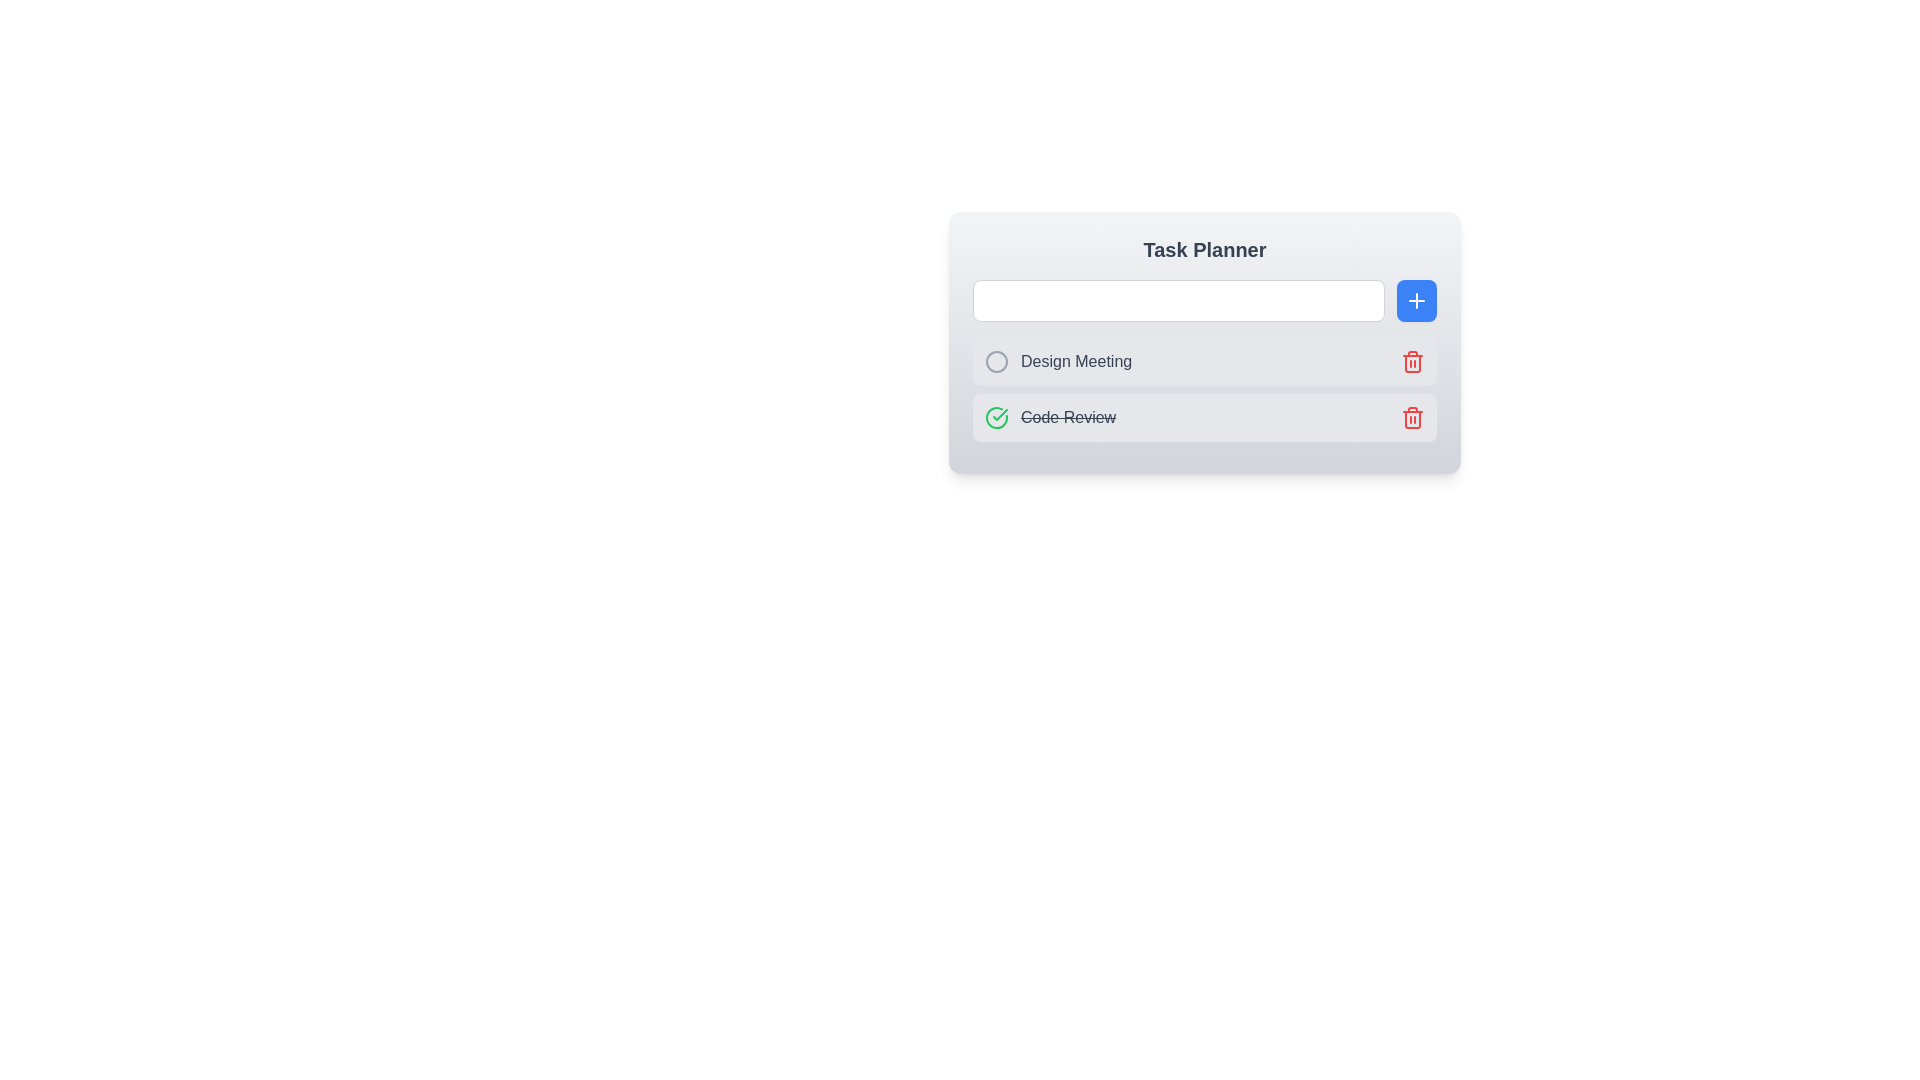 This screenshot has height=1080, width=1920. I want to click on the green checkmark icon indicating success next to the 'Code Review' item in the task list, so click(1000, 414).